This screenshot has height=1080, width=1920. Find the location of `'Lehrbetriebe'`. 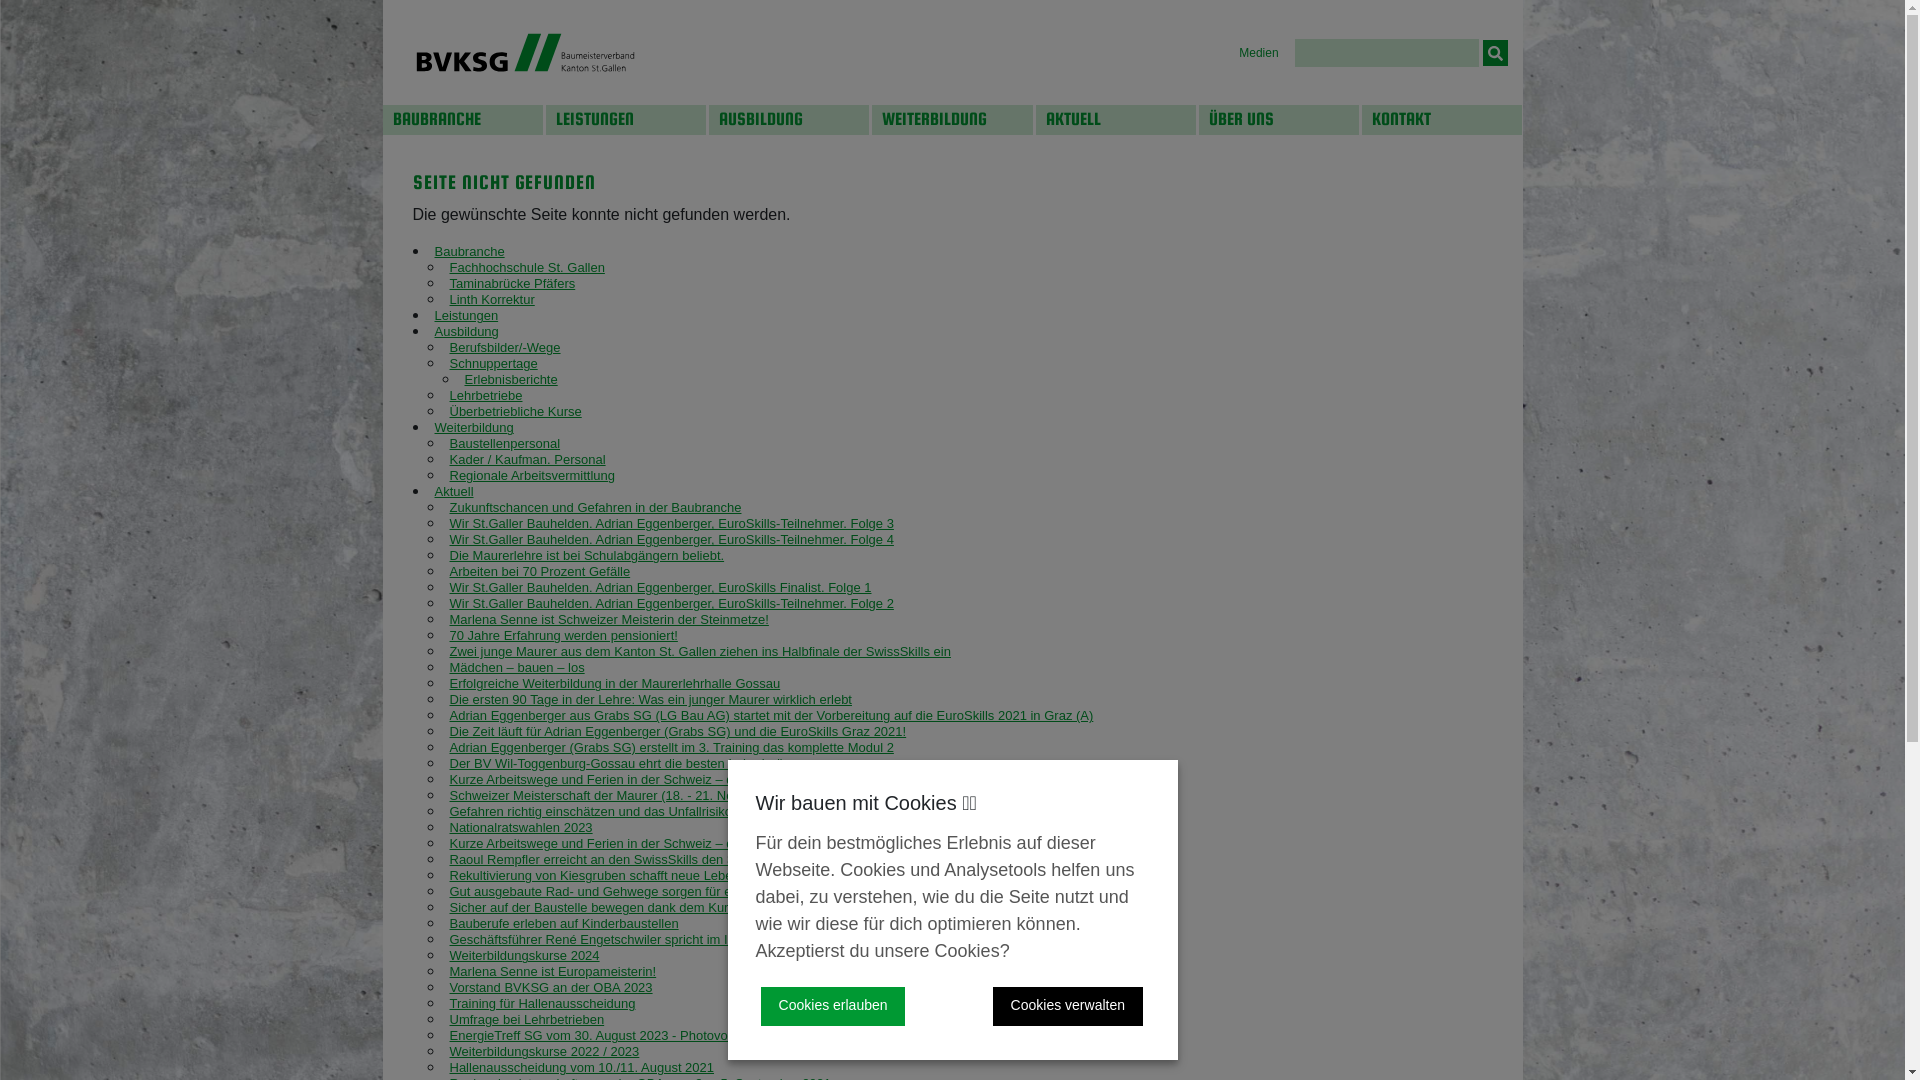

'Lehrbetriebe' is located at coordinates (486, 395).